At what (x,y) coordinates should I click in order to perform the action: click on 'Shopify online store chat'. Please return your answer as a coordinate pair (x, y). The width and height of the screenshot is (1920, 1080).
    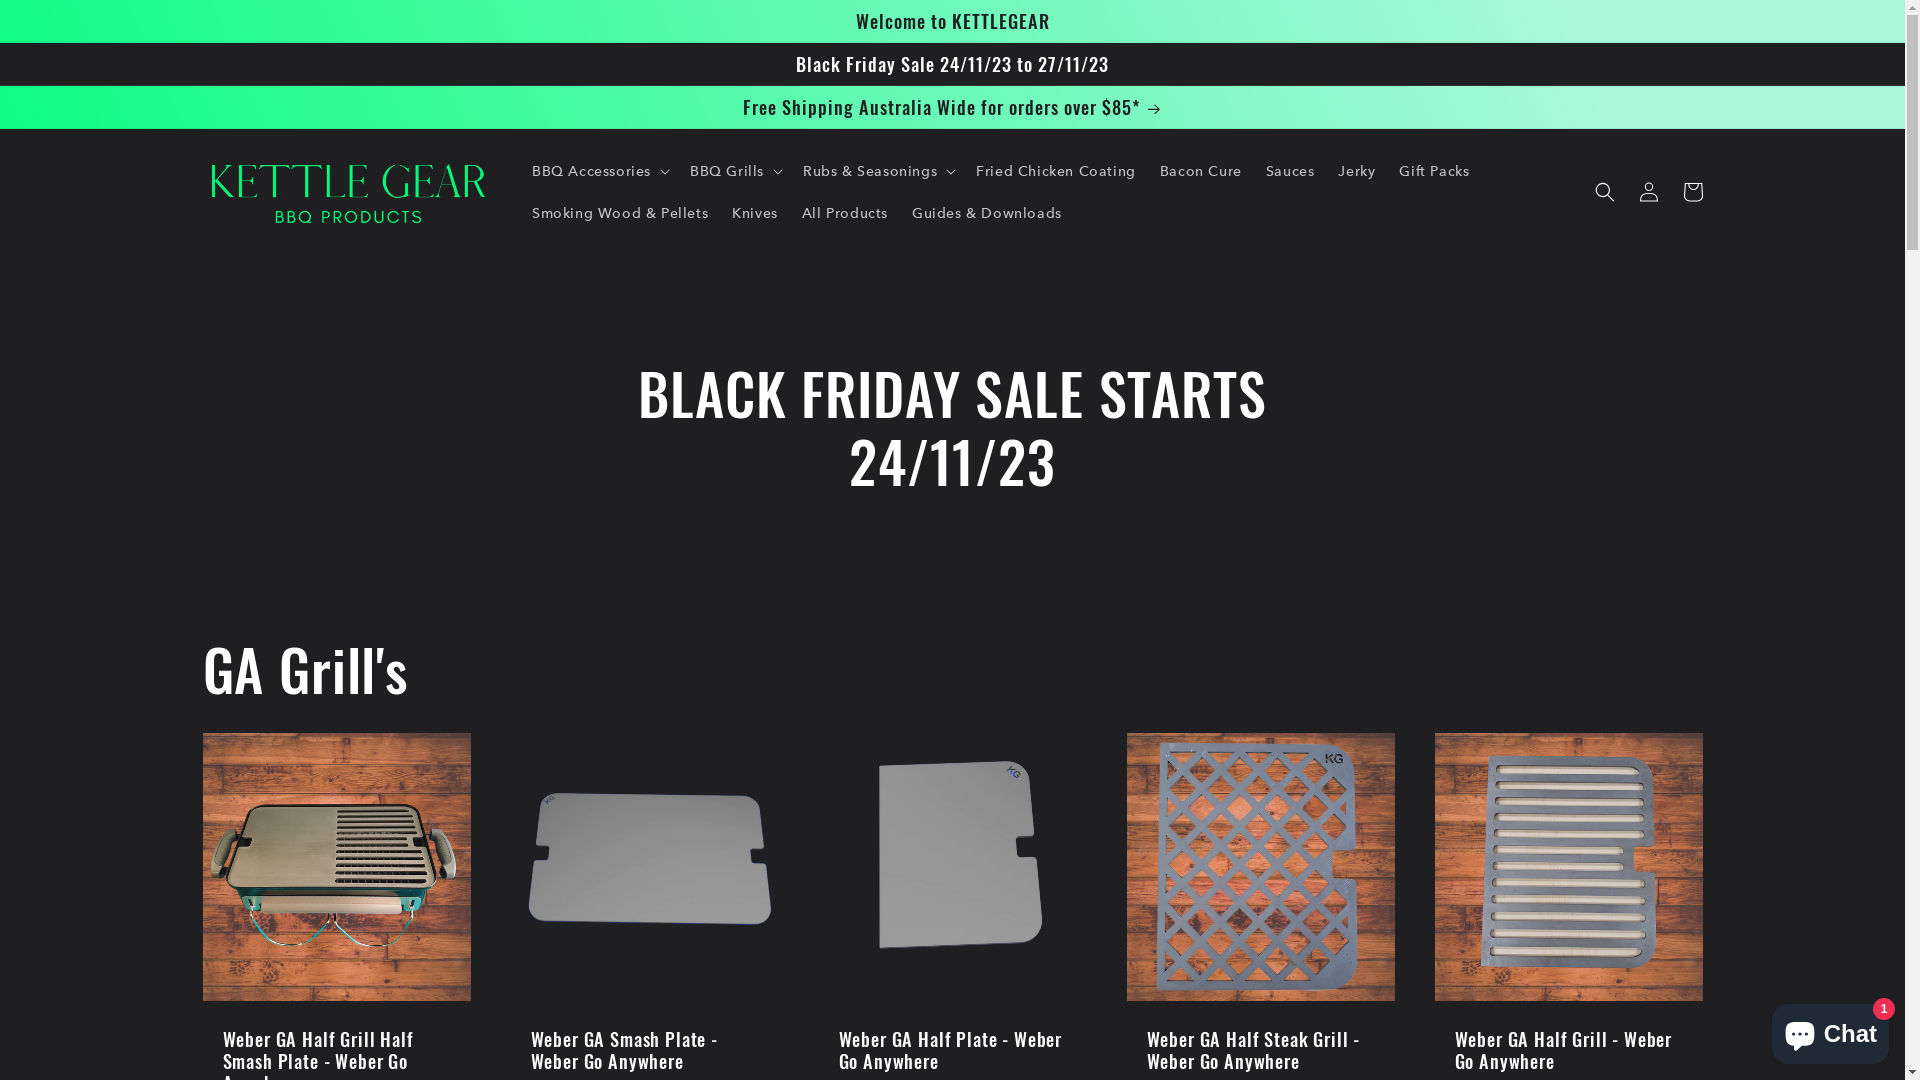
    Looking at the image, I should click on (1830, 1029).